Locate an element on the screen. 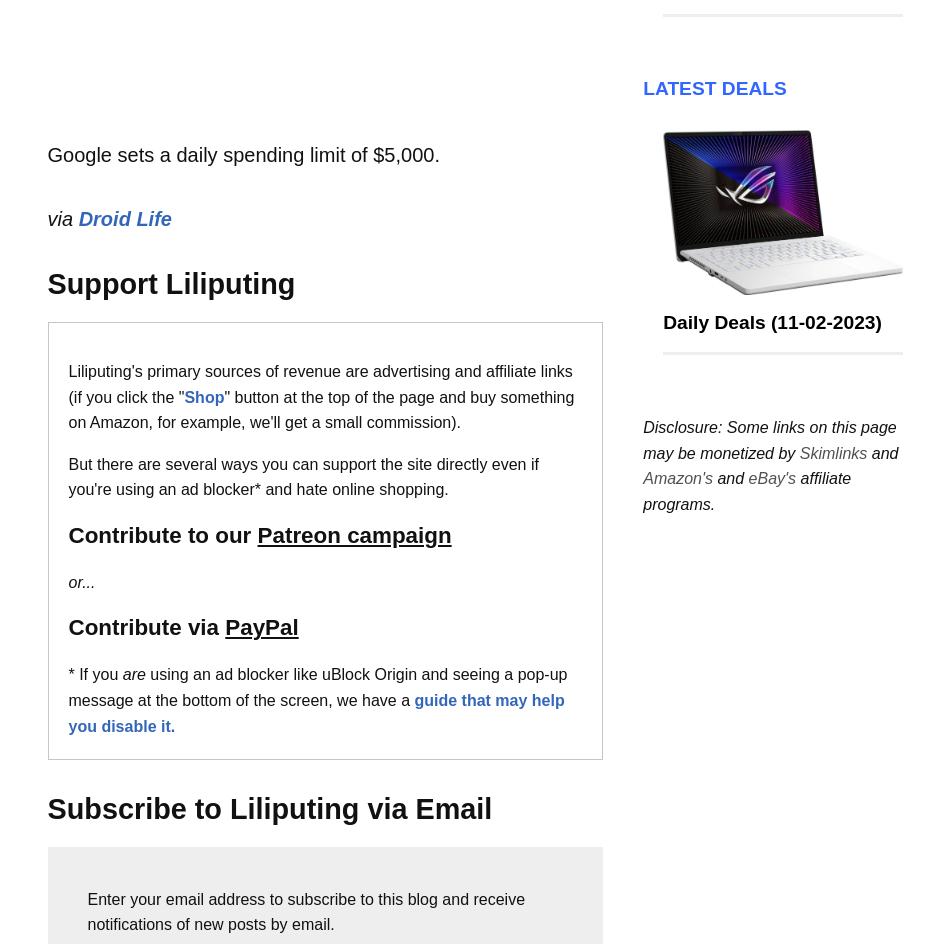 Image resolution: width=950 pixels, height=944 pixels. '" button at the top of the page and buy something on Amazon, for example, we'll get a small commission).' is located at coordinates (320, 409).